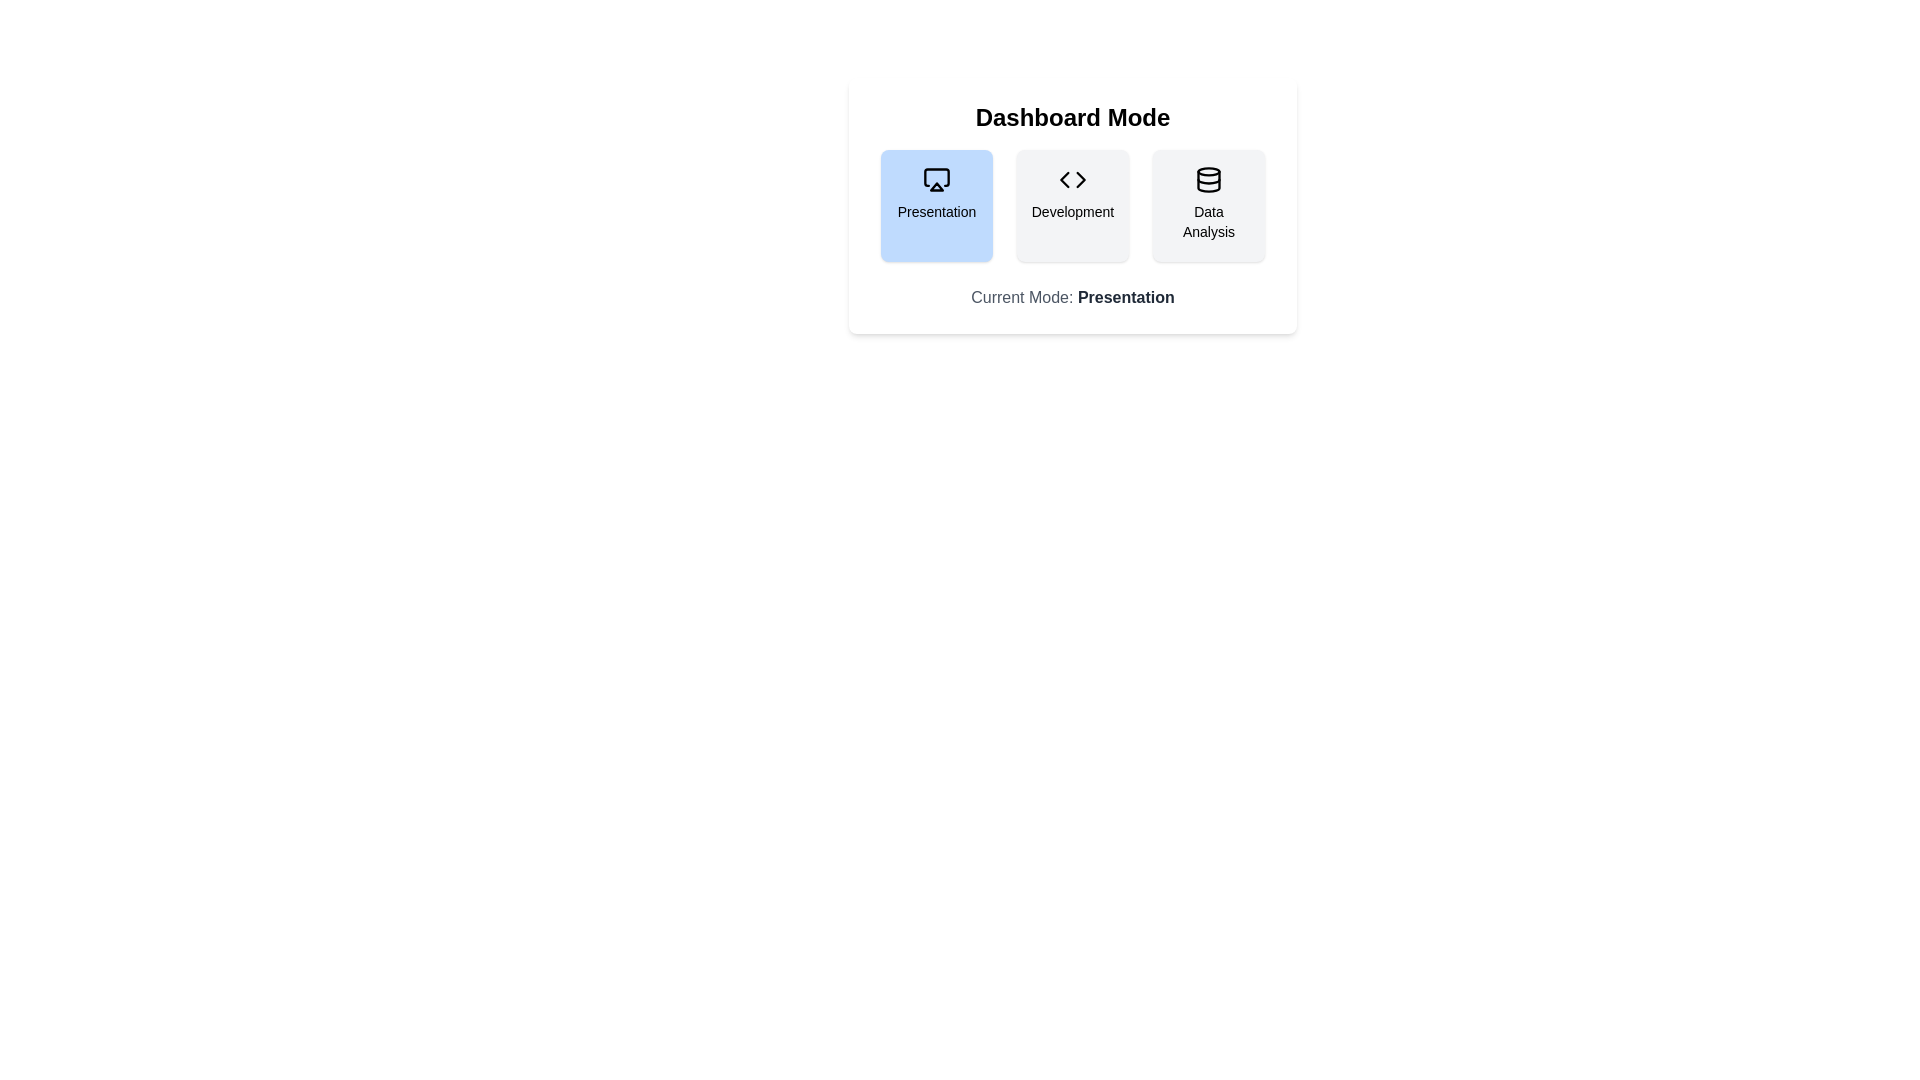  What do you see at coordinates (1072, 205) in the screenshot?
I see `the mode Development by clicking on its respective button` at bounding box center [1072, 205].